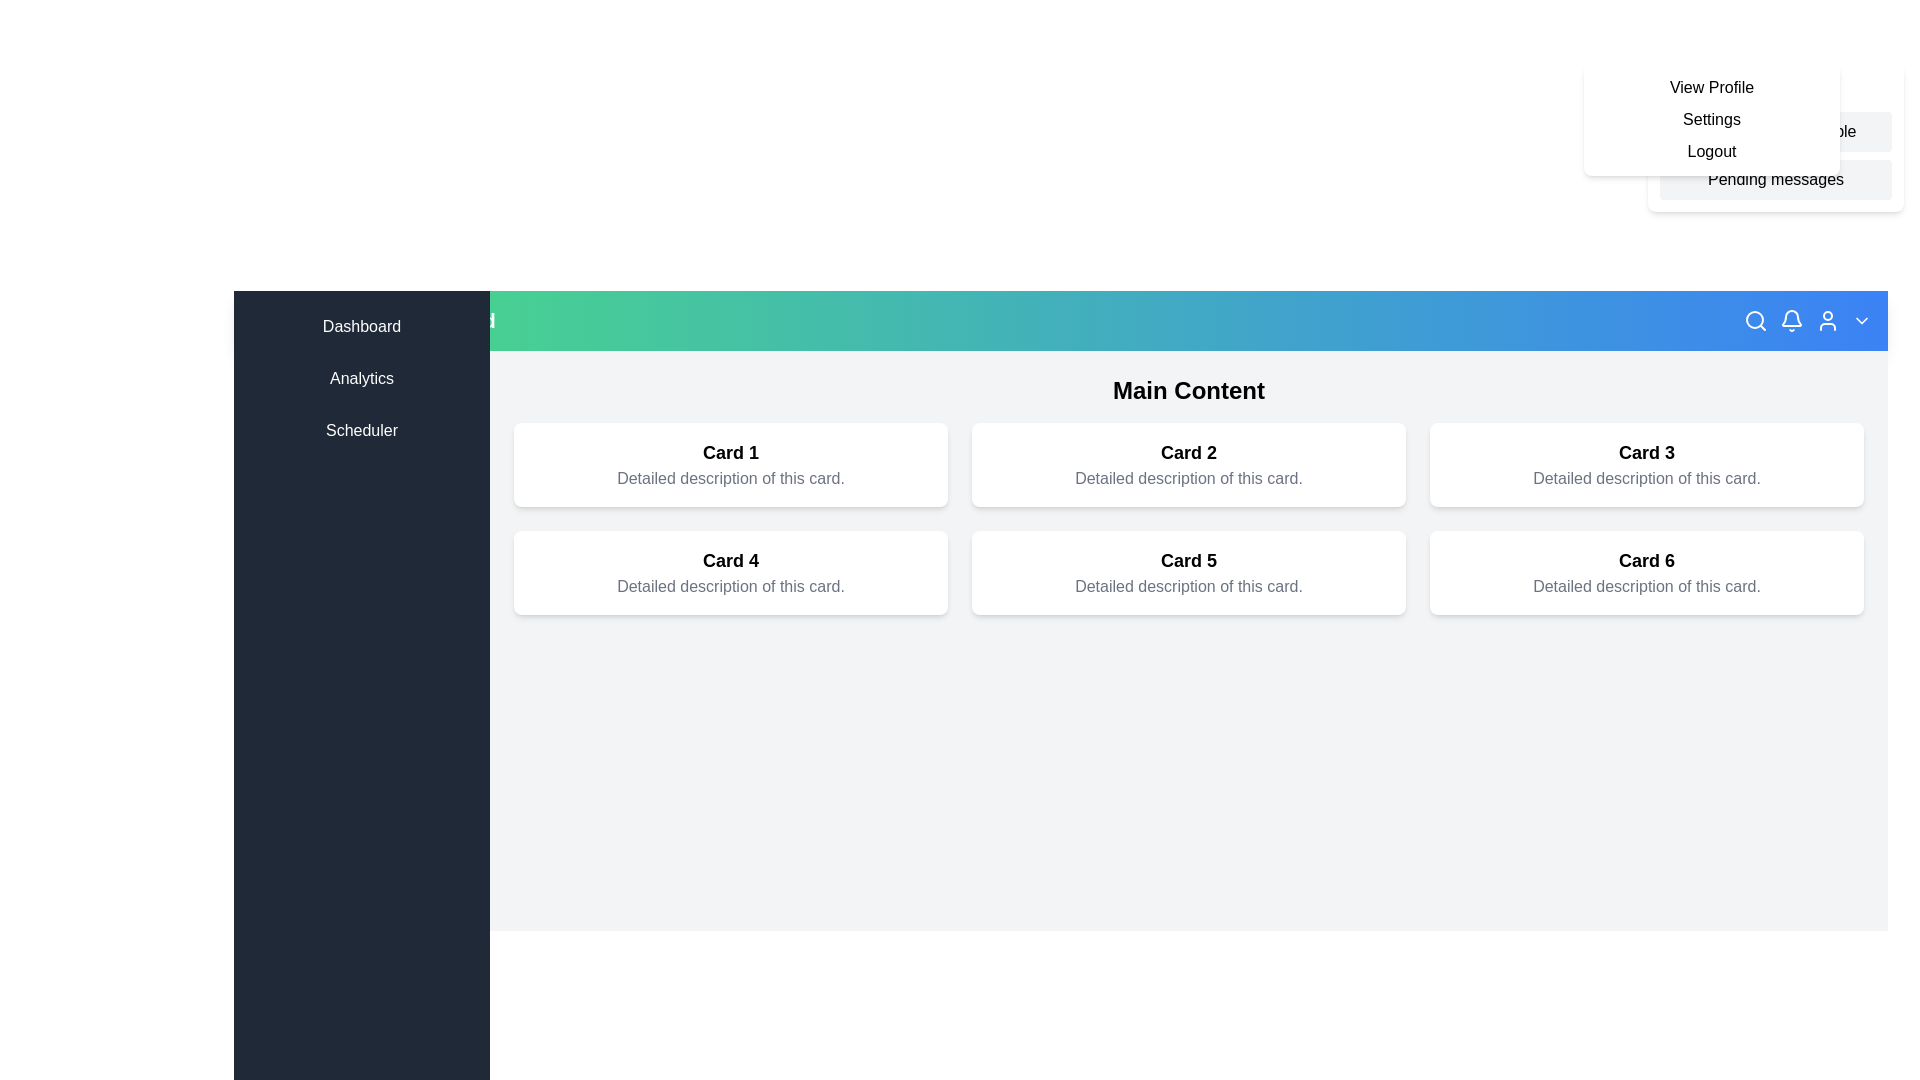 The image size is (1920, 1080). I want to click on the descriptive text element located directly beneath the title 'Card 3' in the top-right card of the grid layout, so click(1646, 478).